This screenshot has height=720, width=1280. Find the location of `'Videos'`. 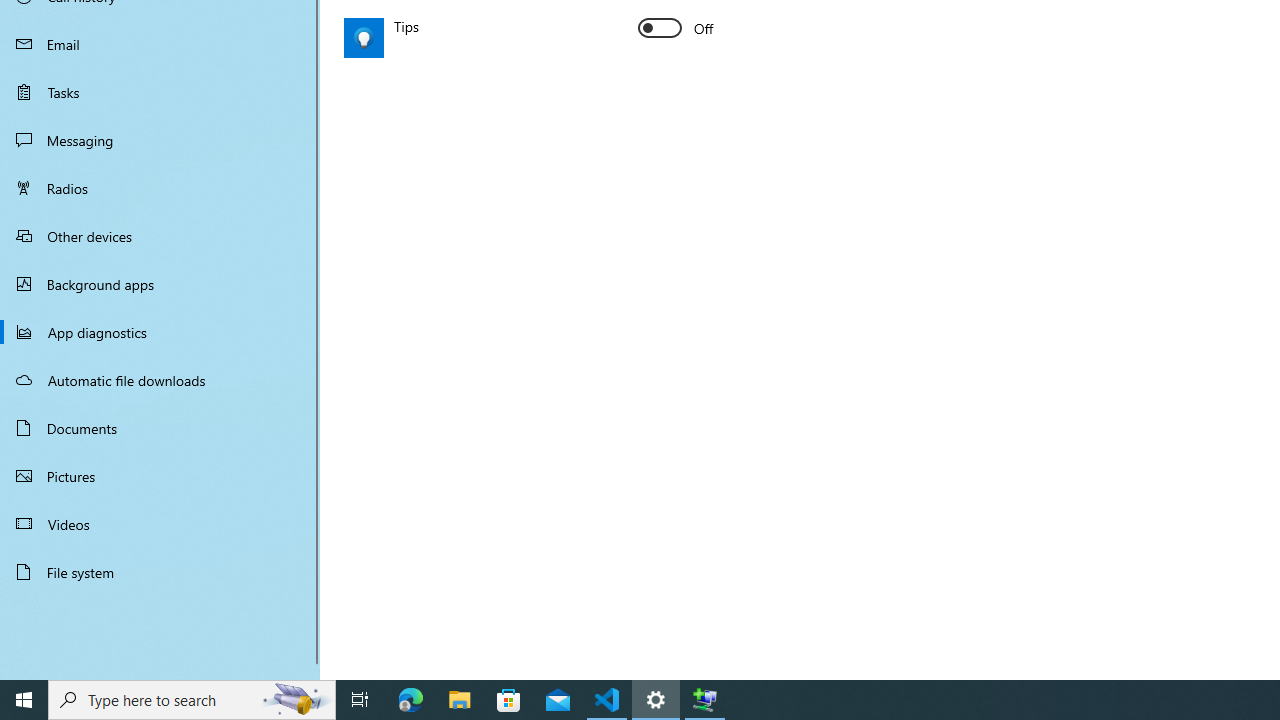

'Videos' is located at coordinates (160, 522).